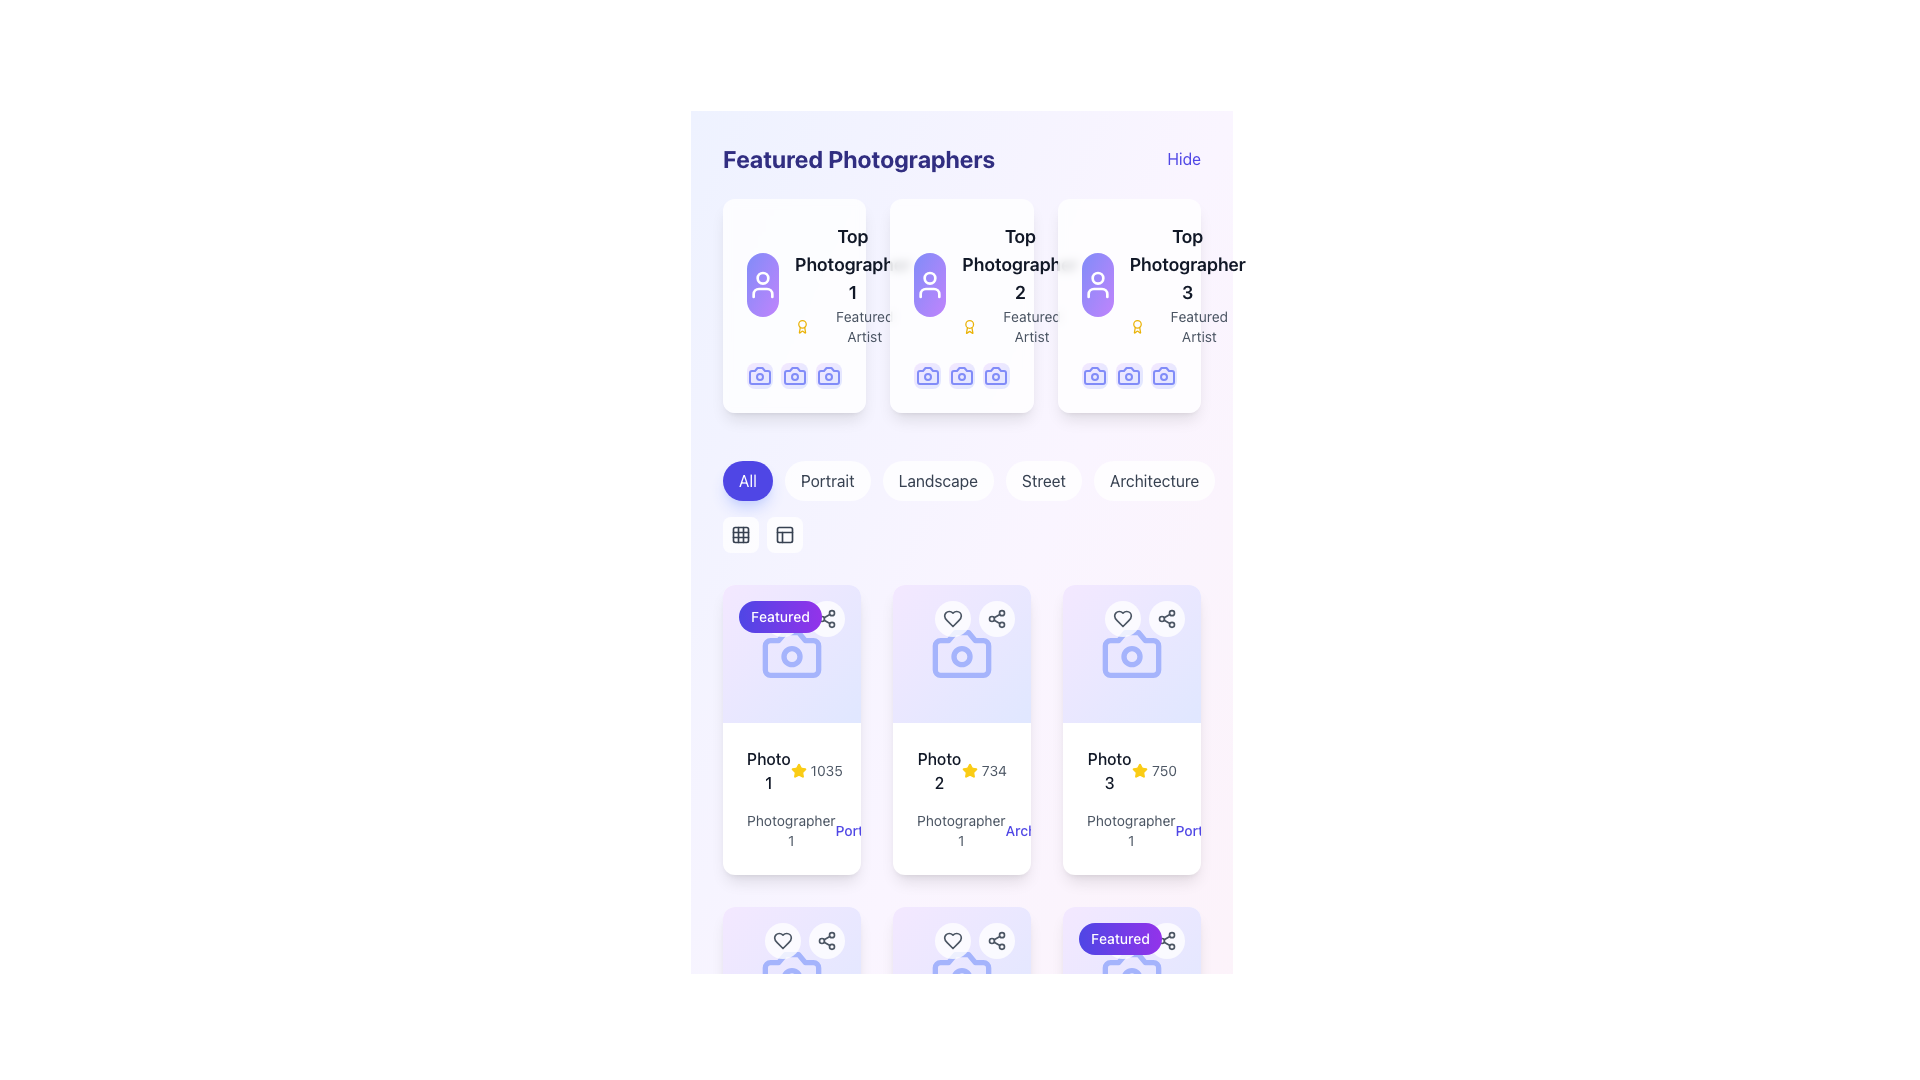  What do you see at coordinates (961, 974) in the screenshot?
I see `the camera icon with a light indigo color located in the second row, second column of the grid` at bounding box center [961, 974].